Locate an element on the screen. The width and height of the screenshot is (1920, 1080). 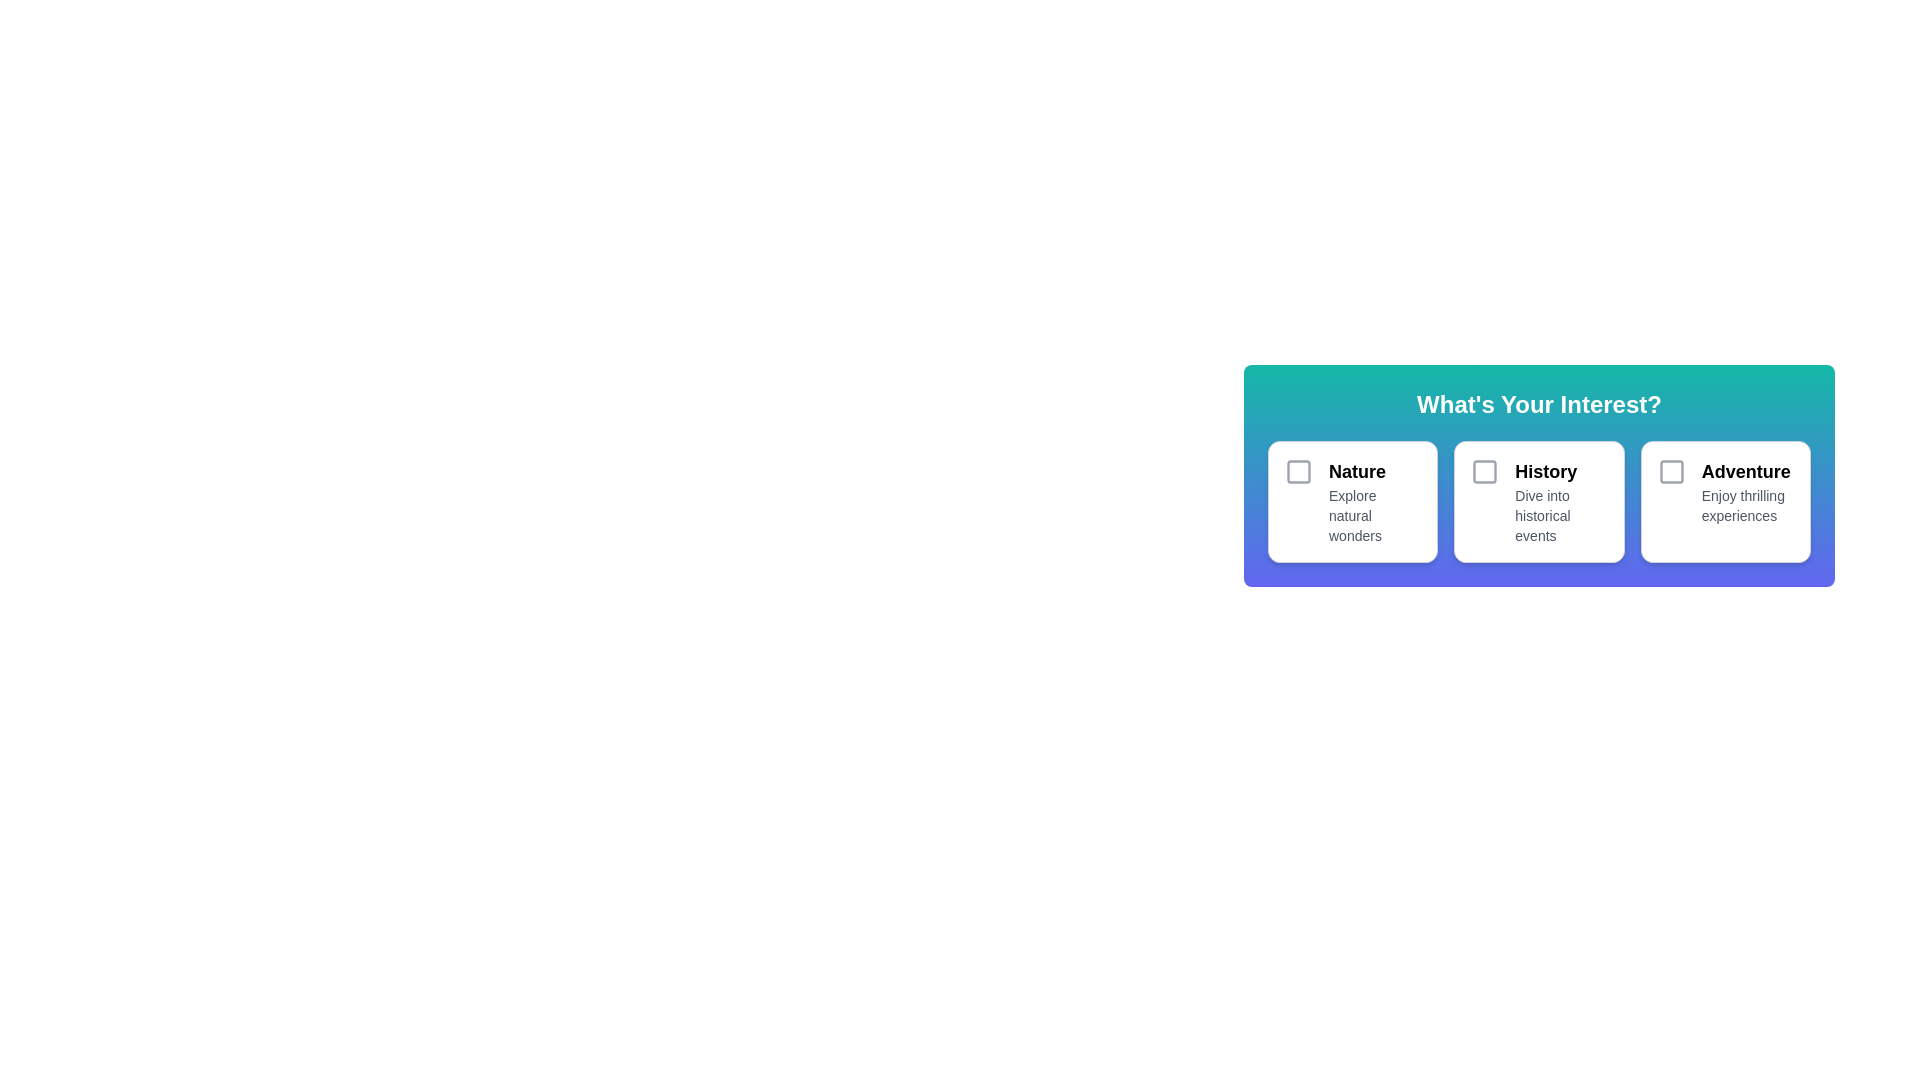
the middle panel in the grid that serves as an informational option for selecting or learning about history is located at coordinates (1538, 500).